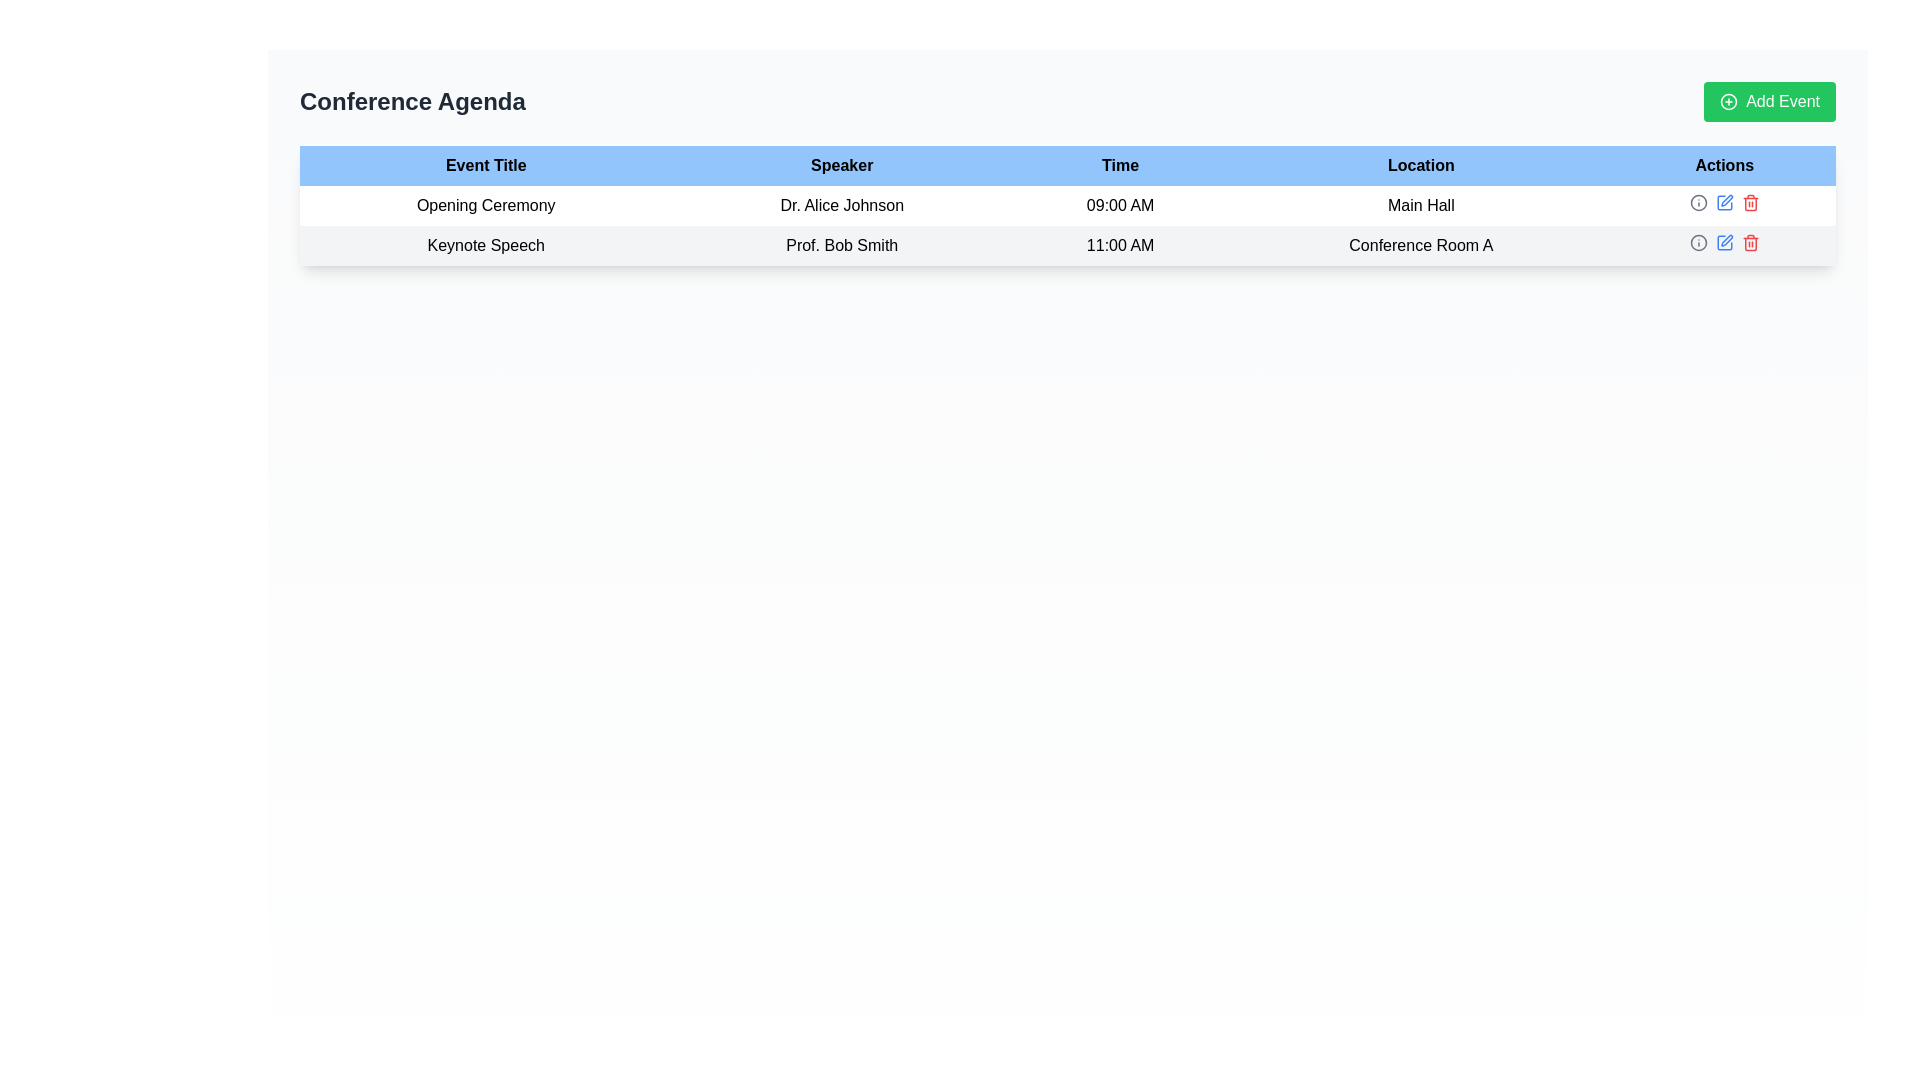  I want to click on the red trash icon button in the 'Actions' column of the second row in the 'Conference Agenda' table to observe any hovering effect, so click(1749, 242).